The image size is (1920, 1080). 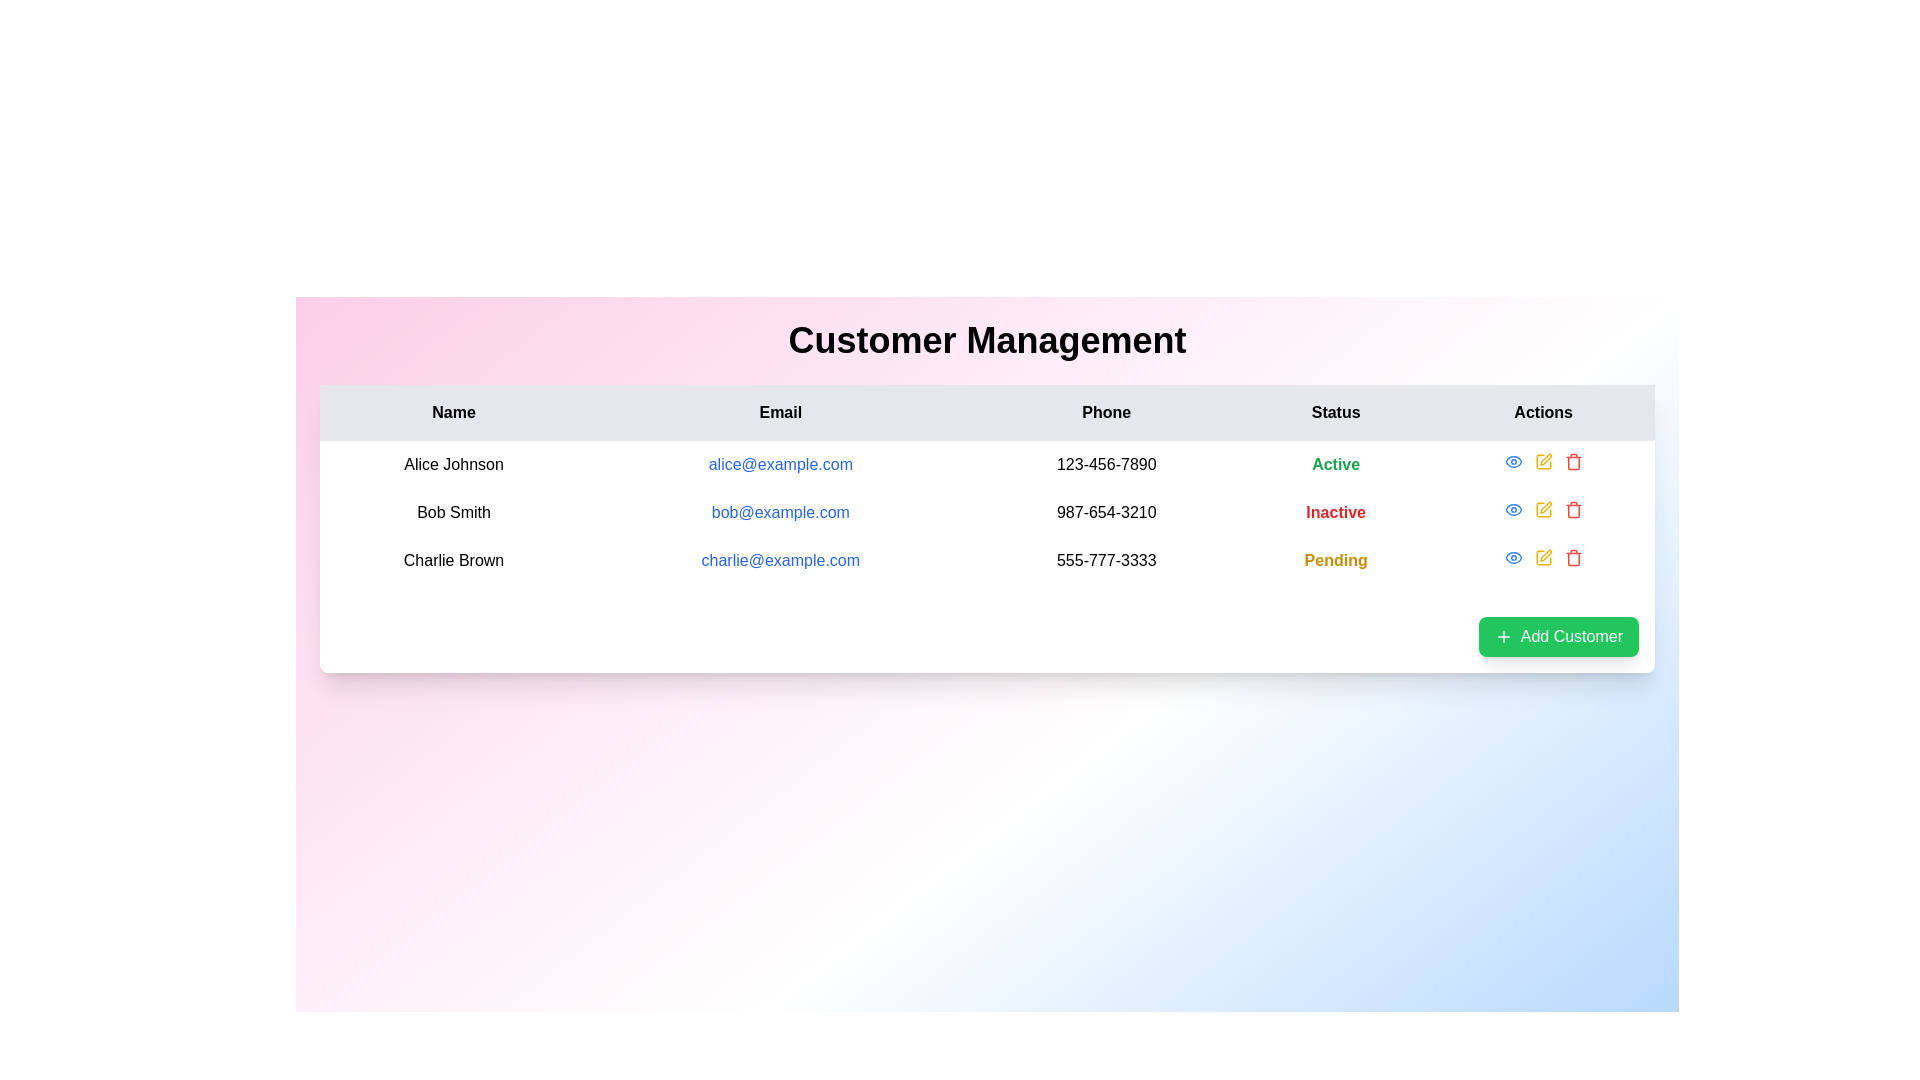 I want to click on the text element displaying the phone number '123-456-7890' located in the 'Phone' column of the user details table, so click(x=1105, y=465).